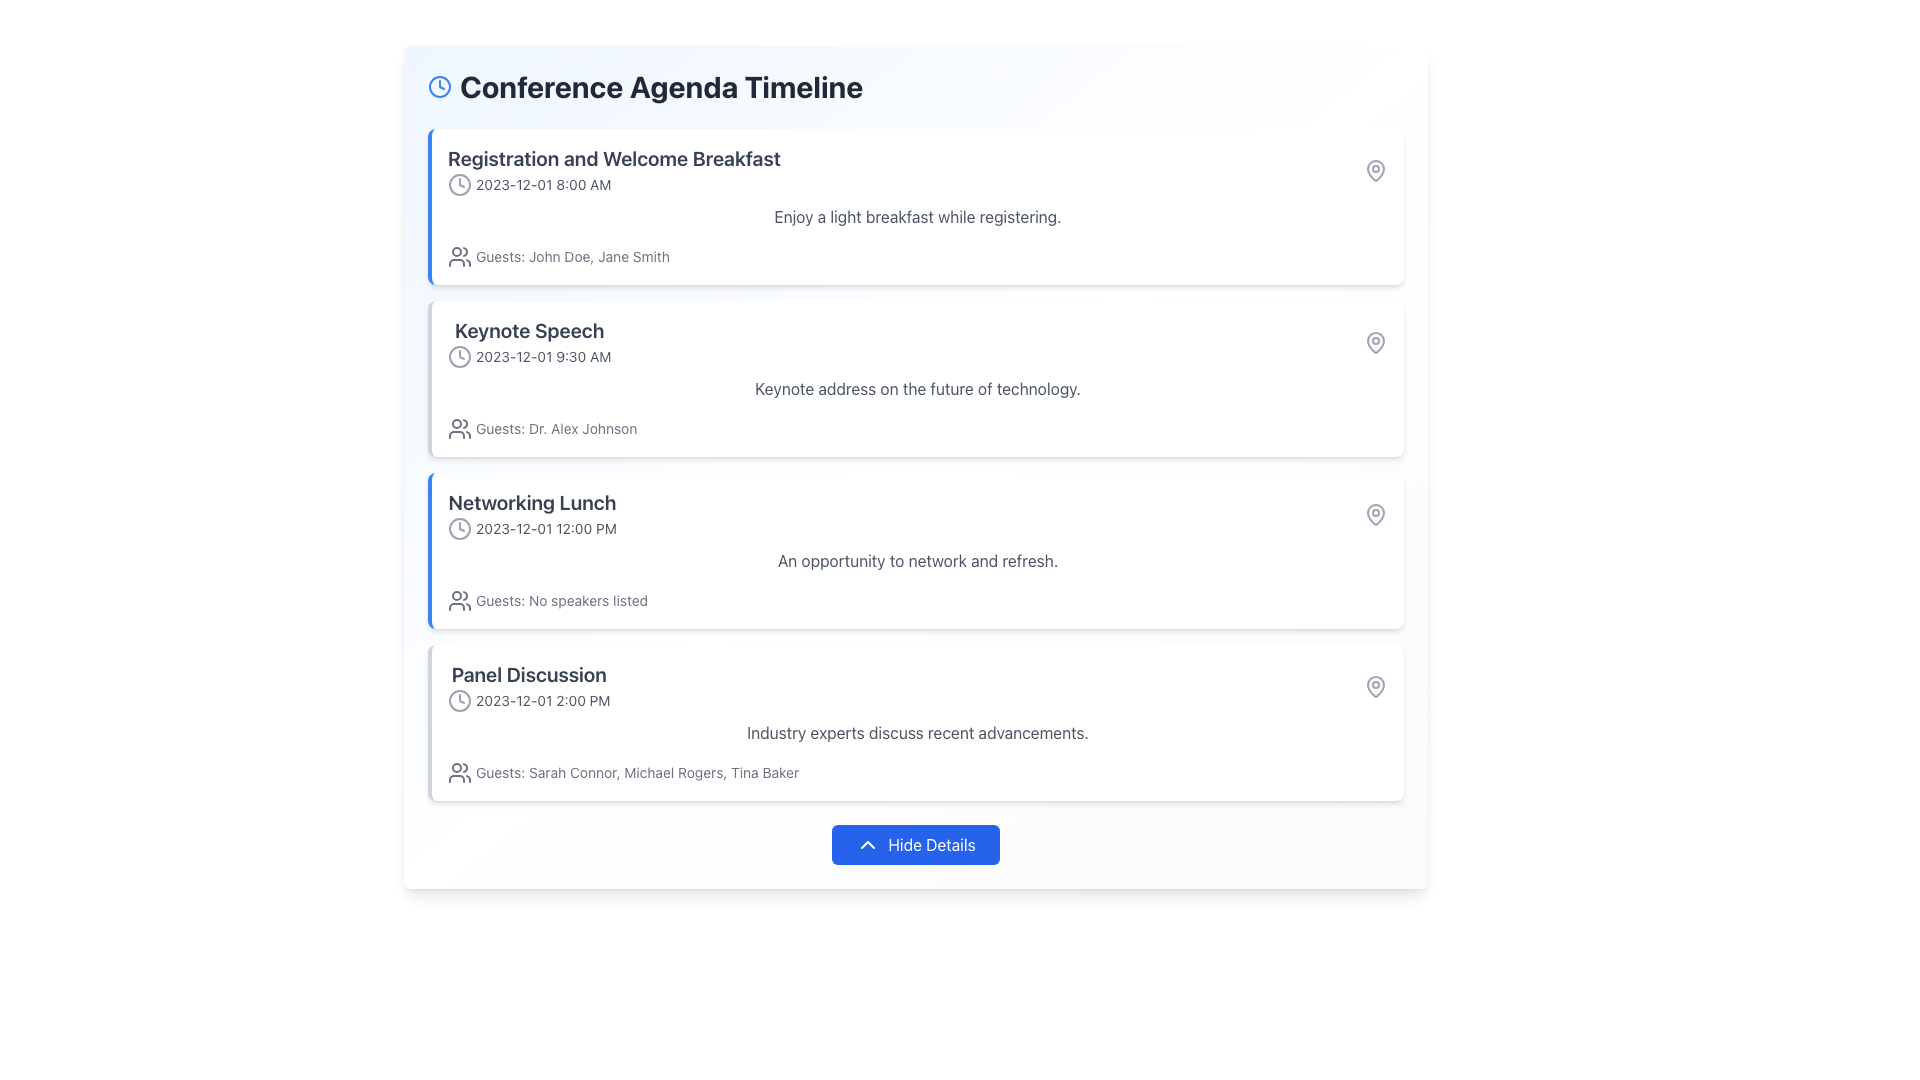 This screenshot has height=1080, width=1920. What do you see at coordinates (916, 342) in the screenshot?
I see `the second informational block in the Conference Agenda Timeline to focus on the event details` at bounding box center [916, 342].